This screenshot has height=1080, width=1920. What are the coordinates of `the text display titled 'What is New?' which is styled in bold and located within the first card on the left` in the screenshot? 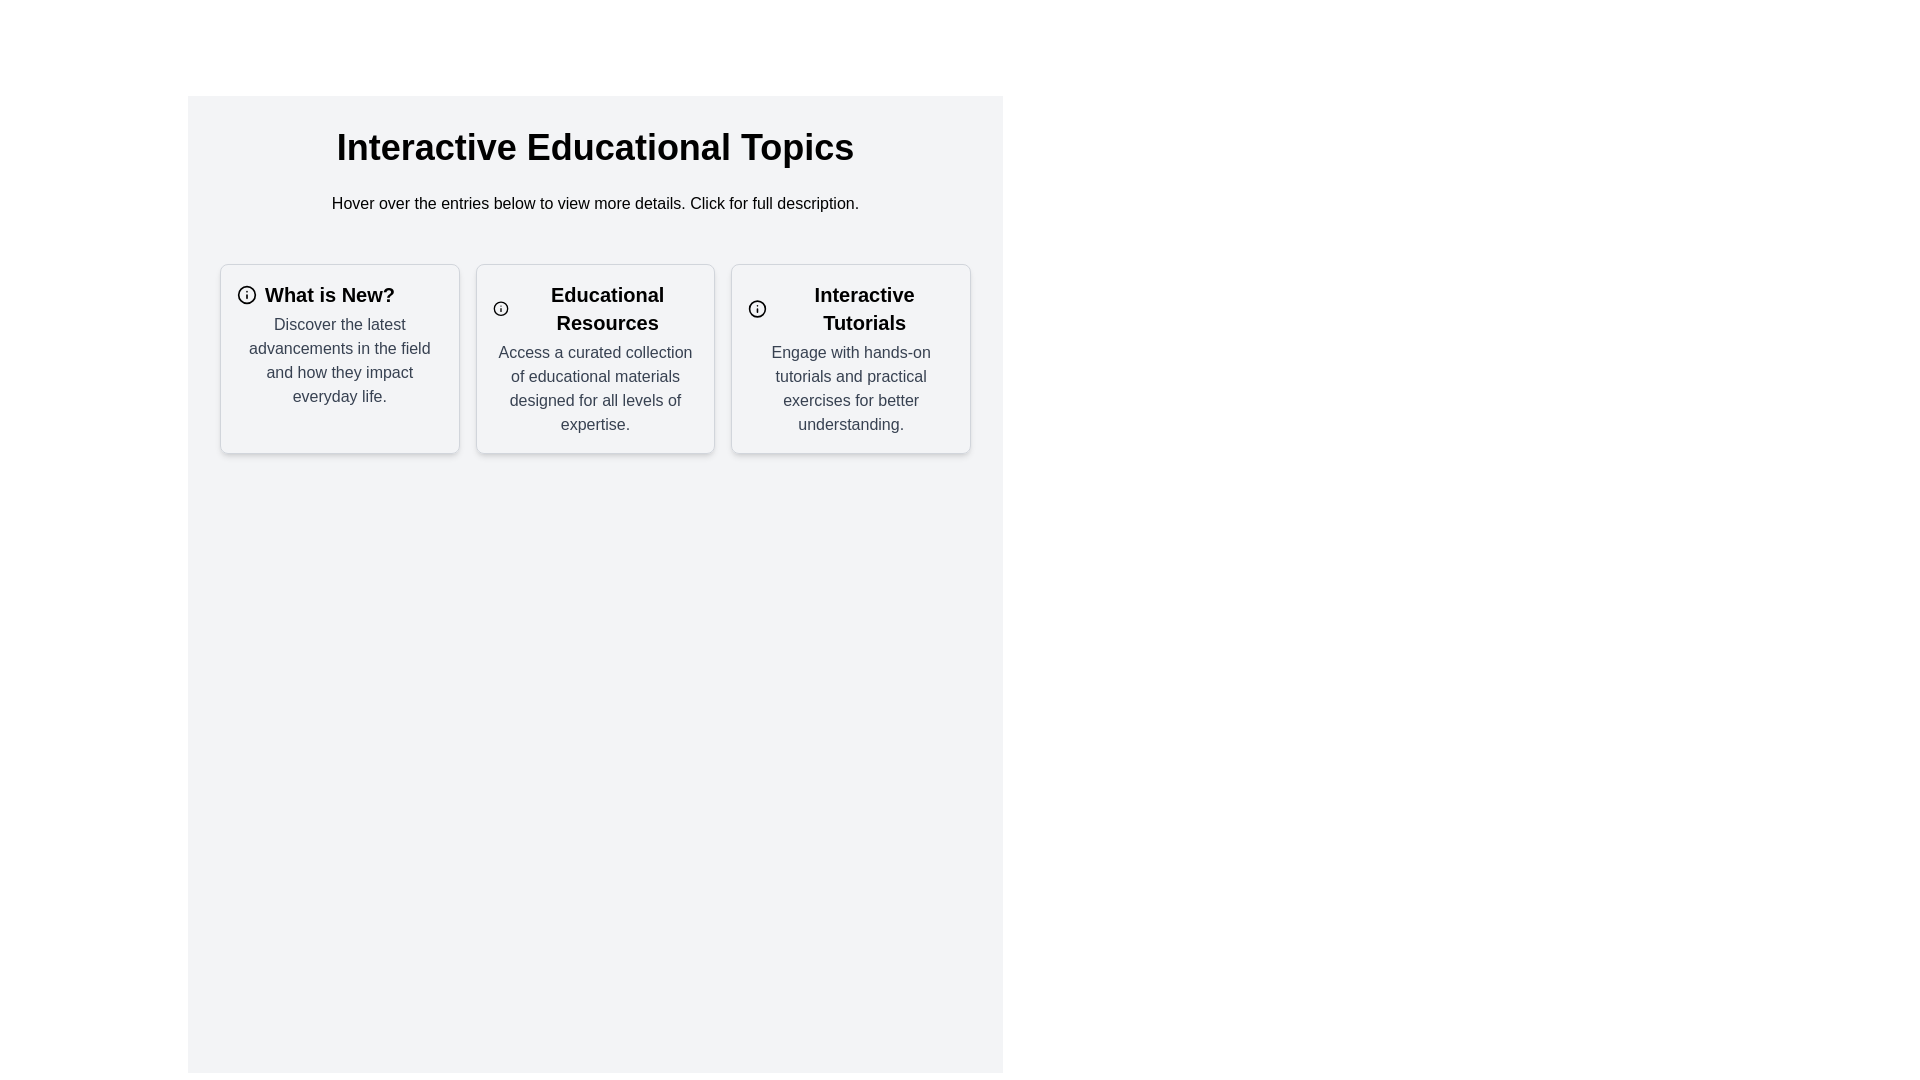 It's located at (339, 294).